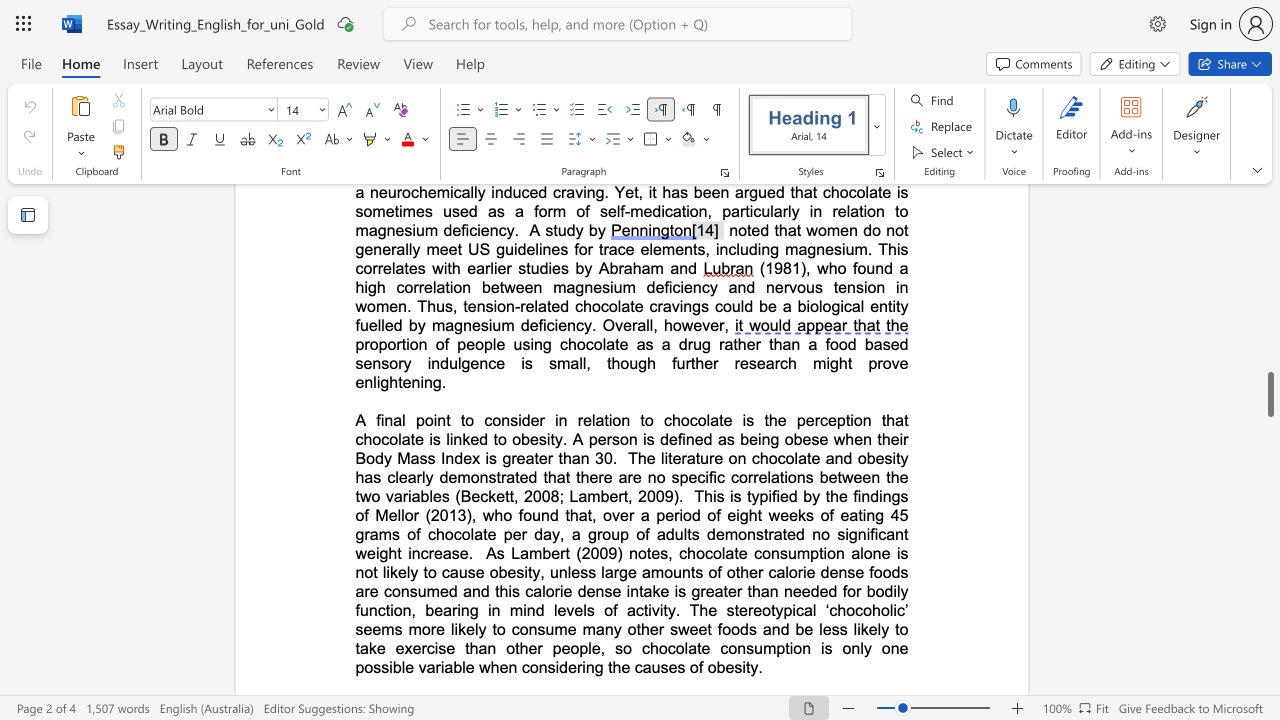 This screenshot has height=720, width=1280. What do you see at coordinates (1269, 270) in the screenshot?
I see `the scrollbar to scroll upward` at bounding box center [1269, 270].